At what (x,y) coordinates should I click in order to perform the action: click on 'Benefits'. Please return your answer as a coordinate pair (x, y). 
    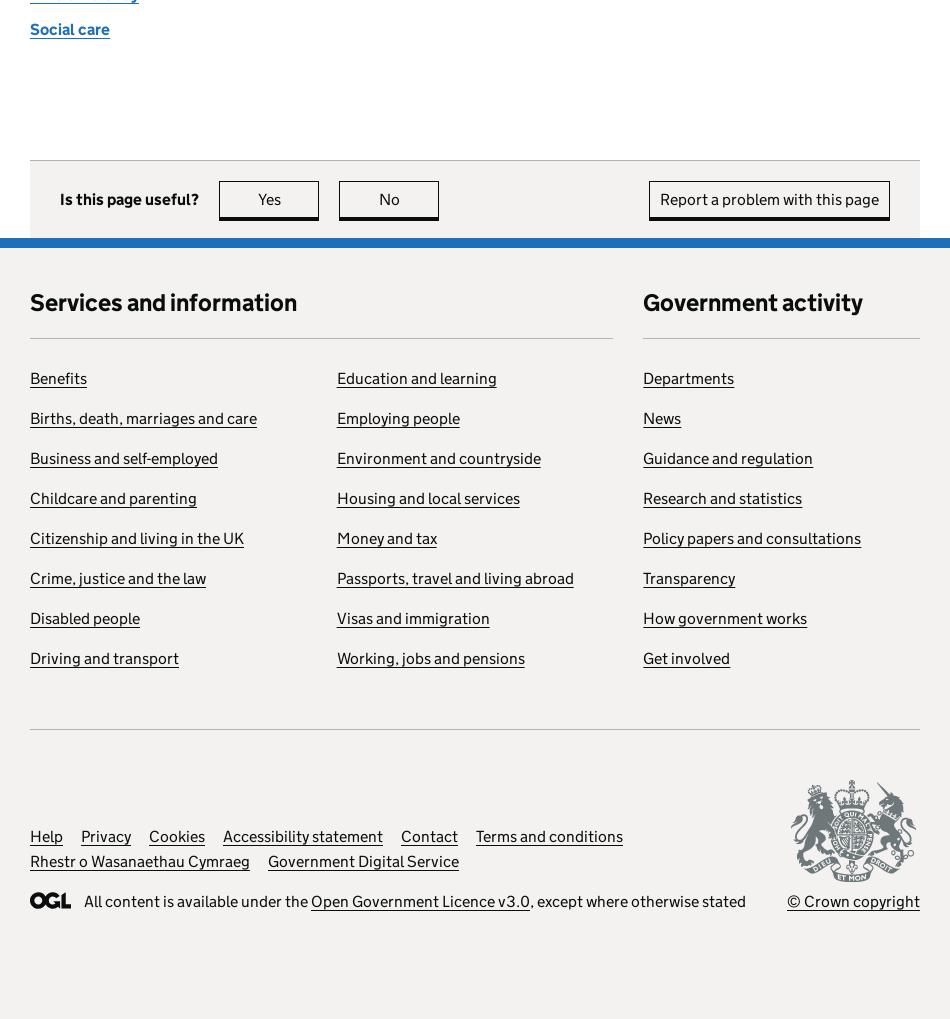
    Looking at the image, I should click on (58, 377).